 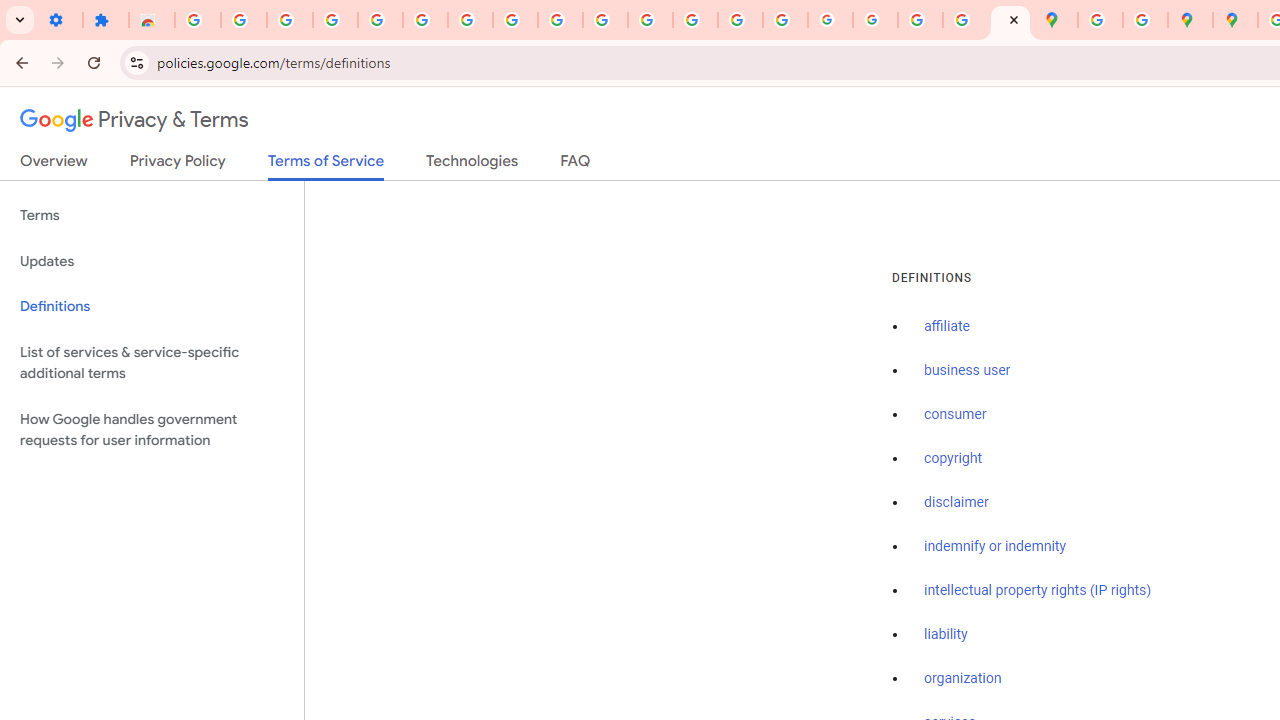 I want to click on 'liability', so click(x=944, y=634).